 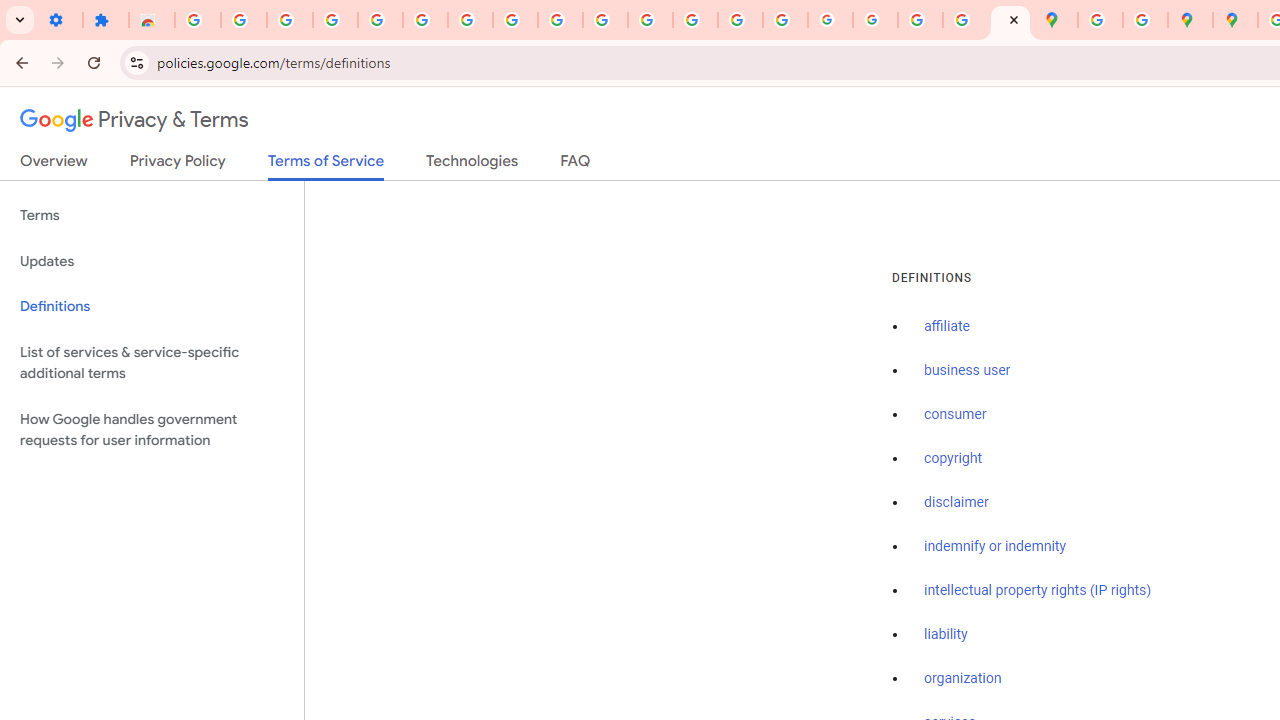 I want to click on 'liability', so click(x=944, y=634).